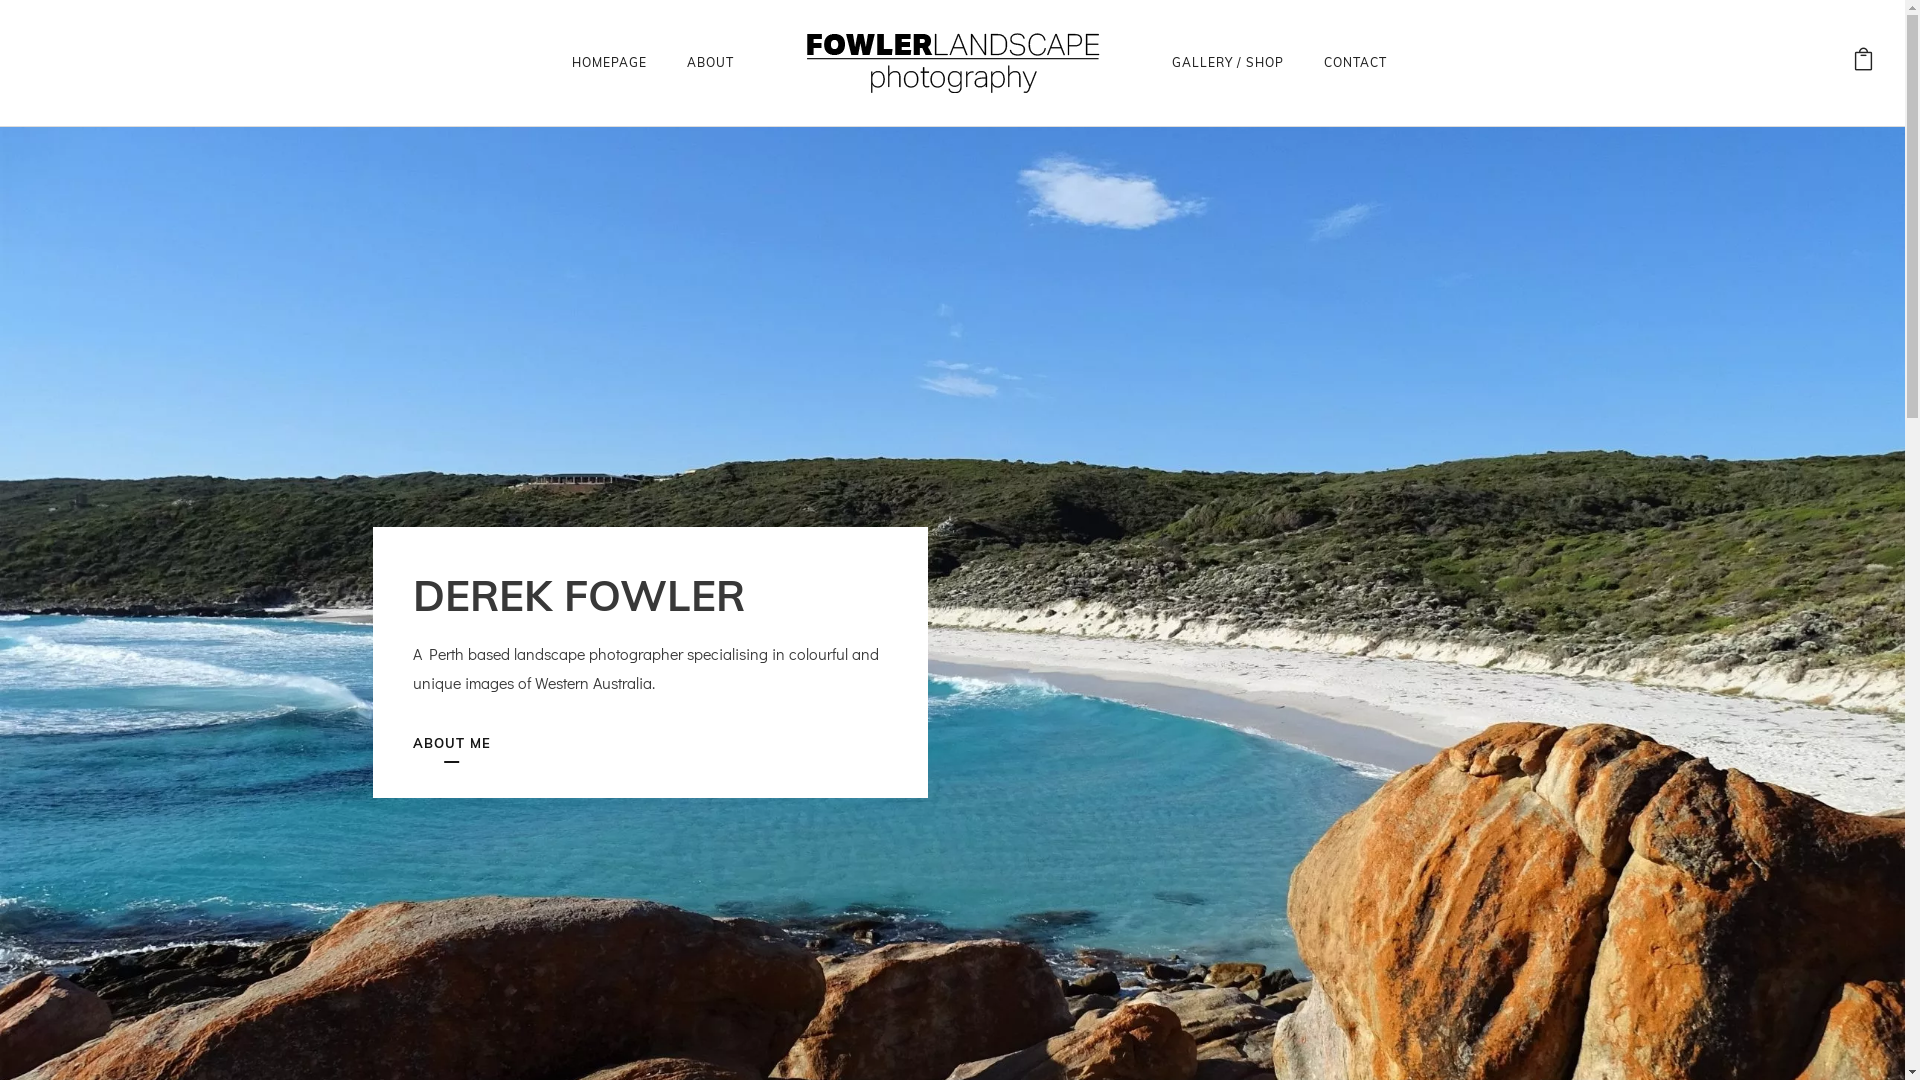  I want to click on 'ABOUT', so click(709, 61).